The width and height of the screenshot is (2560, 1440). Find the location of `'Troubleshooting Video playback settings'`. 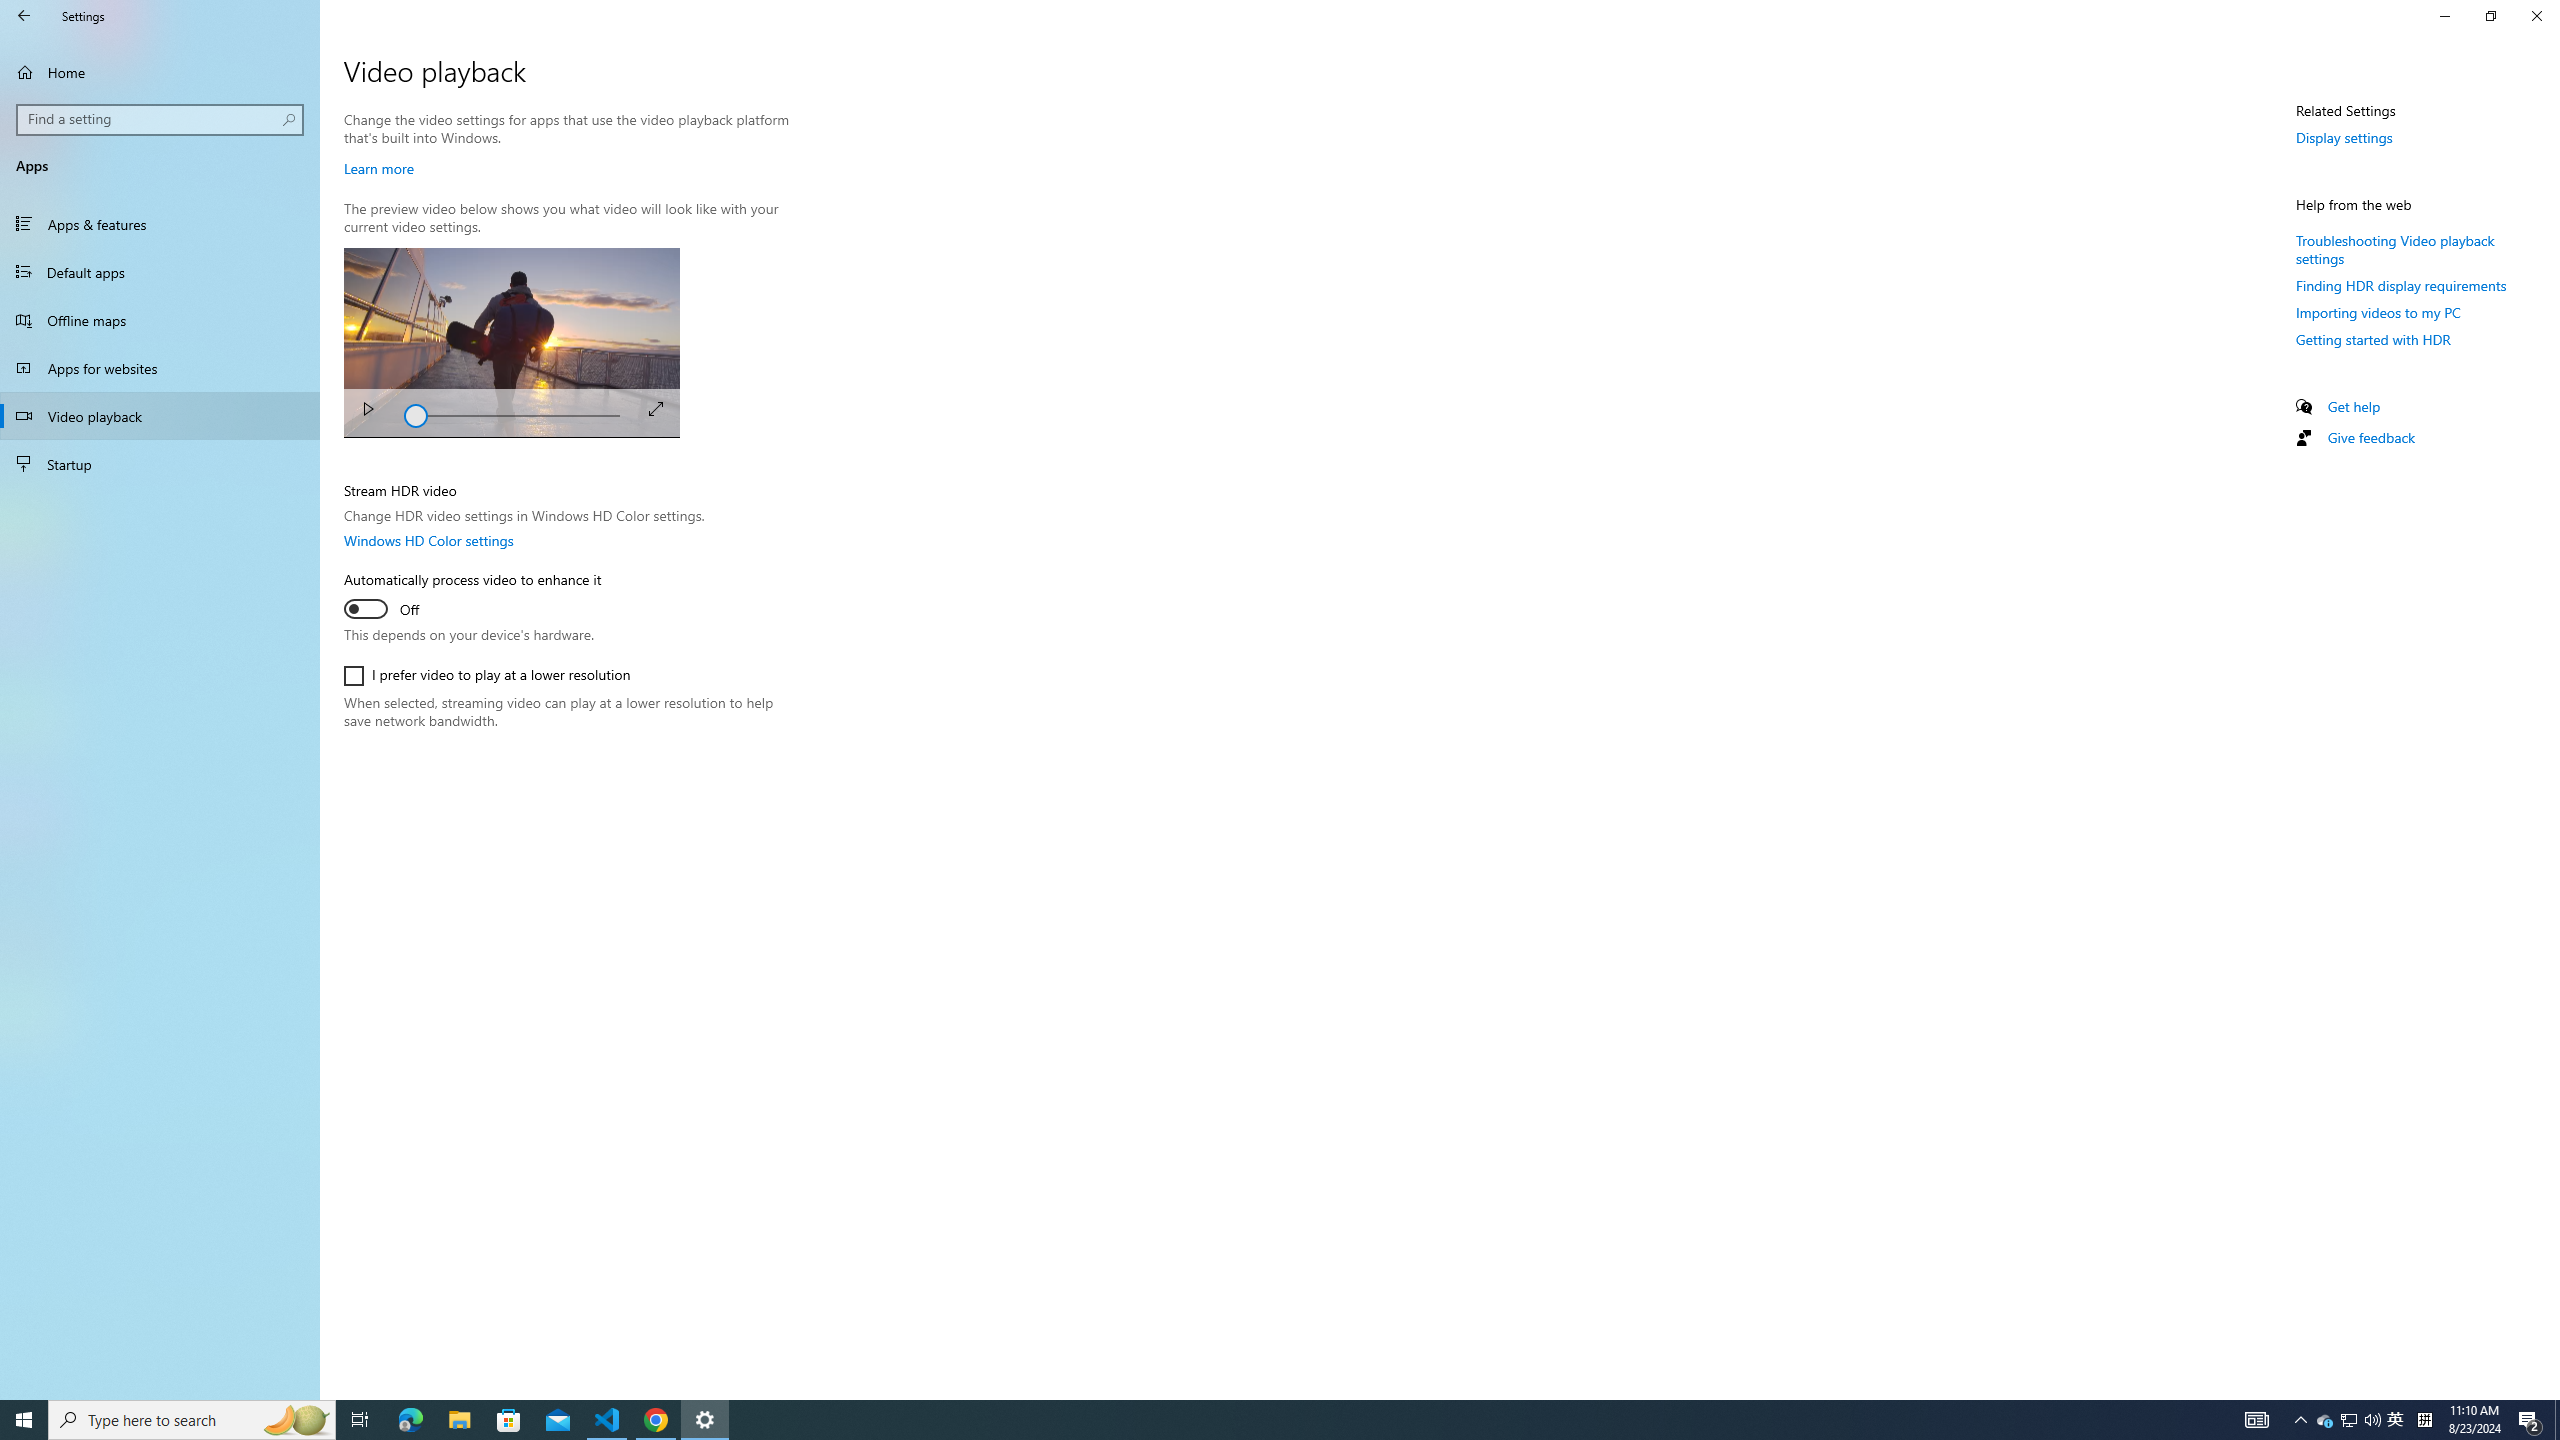

'Troubleshooting Video playback settings' is located at coordinates (2396, 248).